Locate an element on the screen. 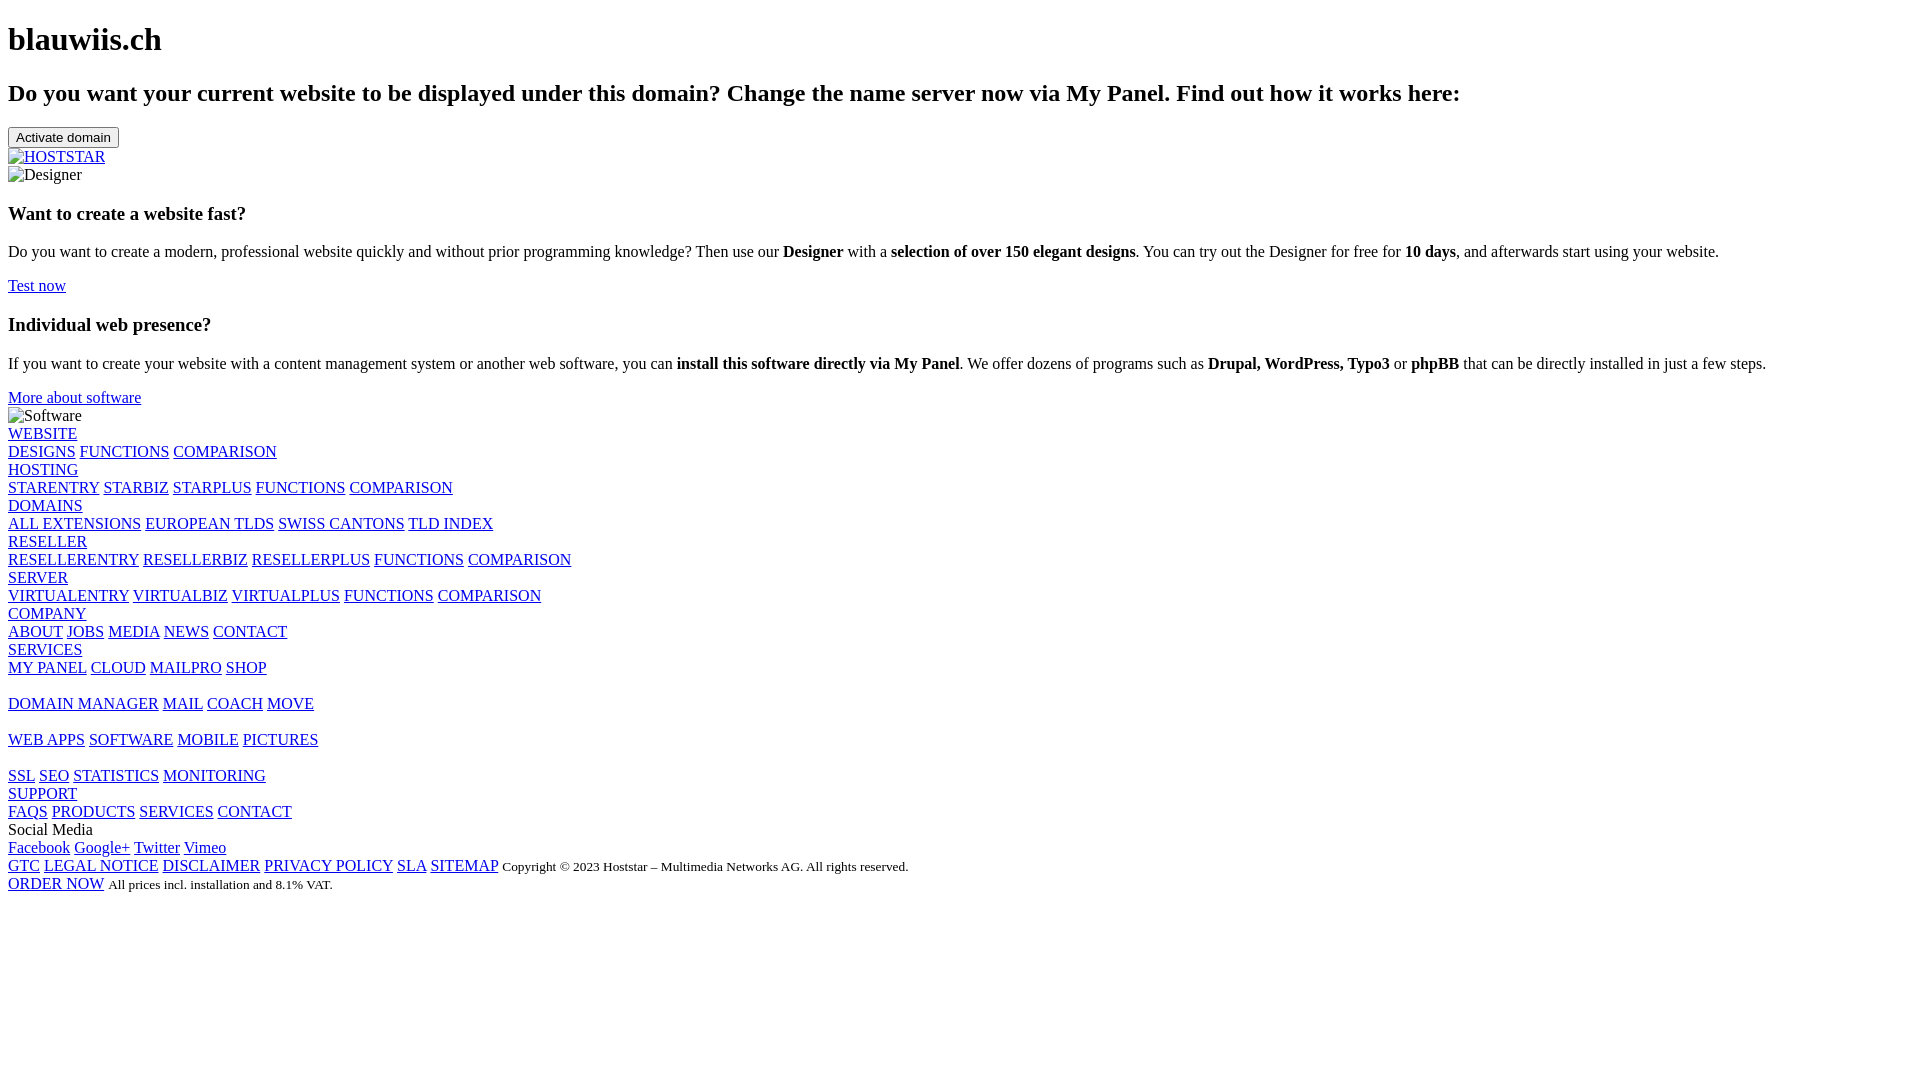 The height and width of the screenshot is (1080, 1920). 'SERVICES' is located at coordinates (44, 649).